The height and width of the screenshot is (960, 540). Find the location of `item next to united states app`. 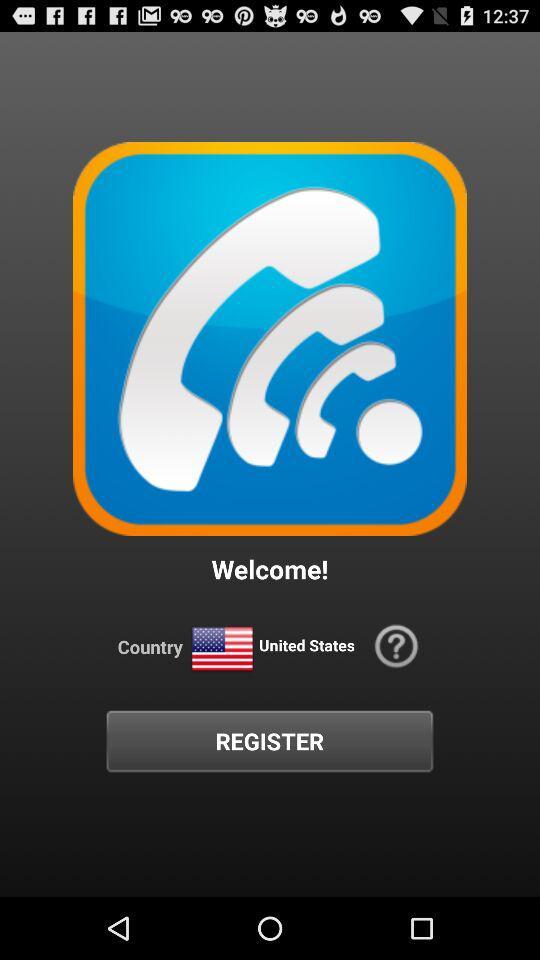

item next to united states app is located at coordinates (221, 648).